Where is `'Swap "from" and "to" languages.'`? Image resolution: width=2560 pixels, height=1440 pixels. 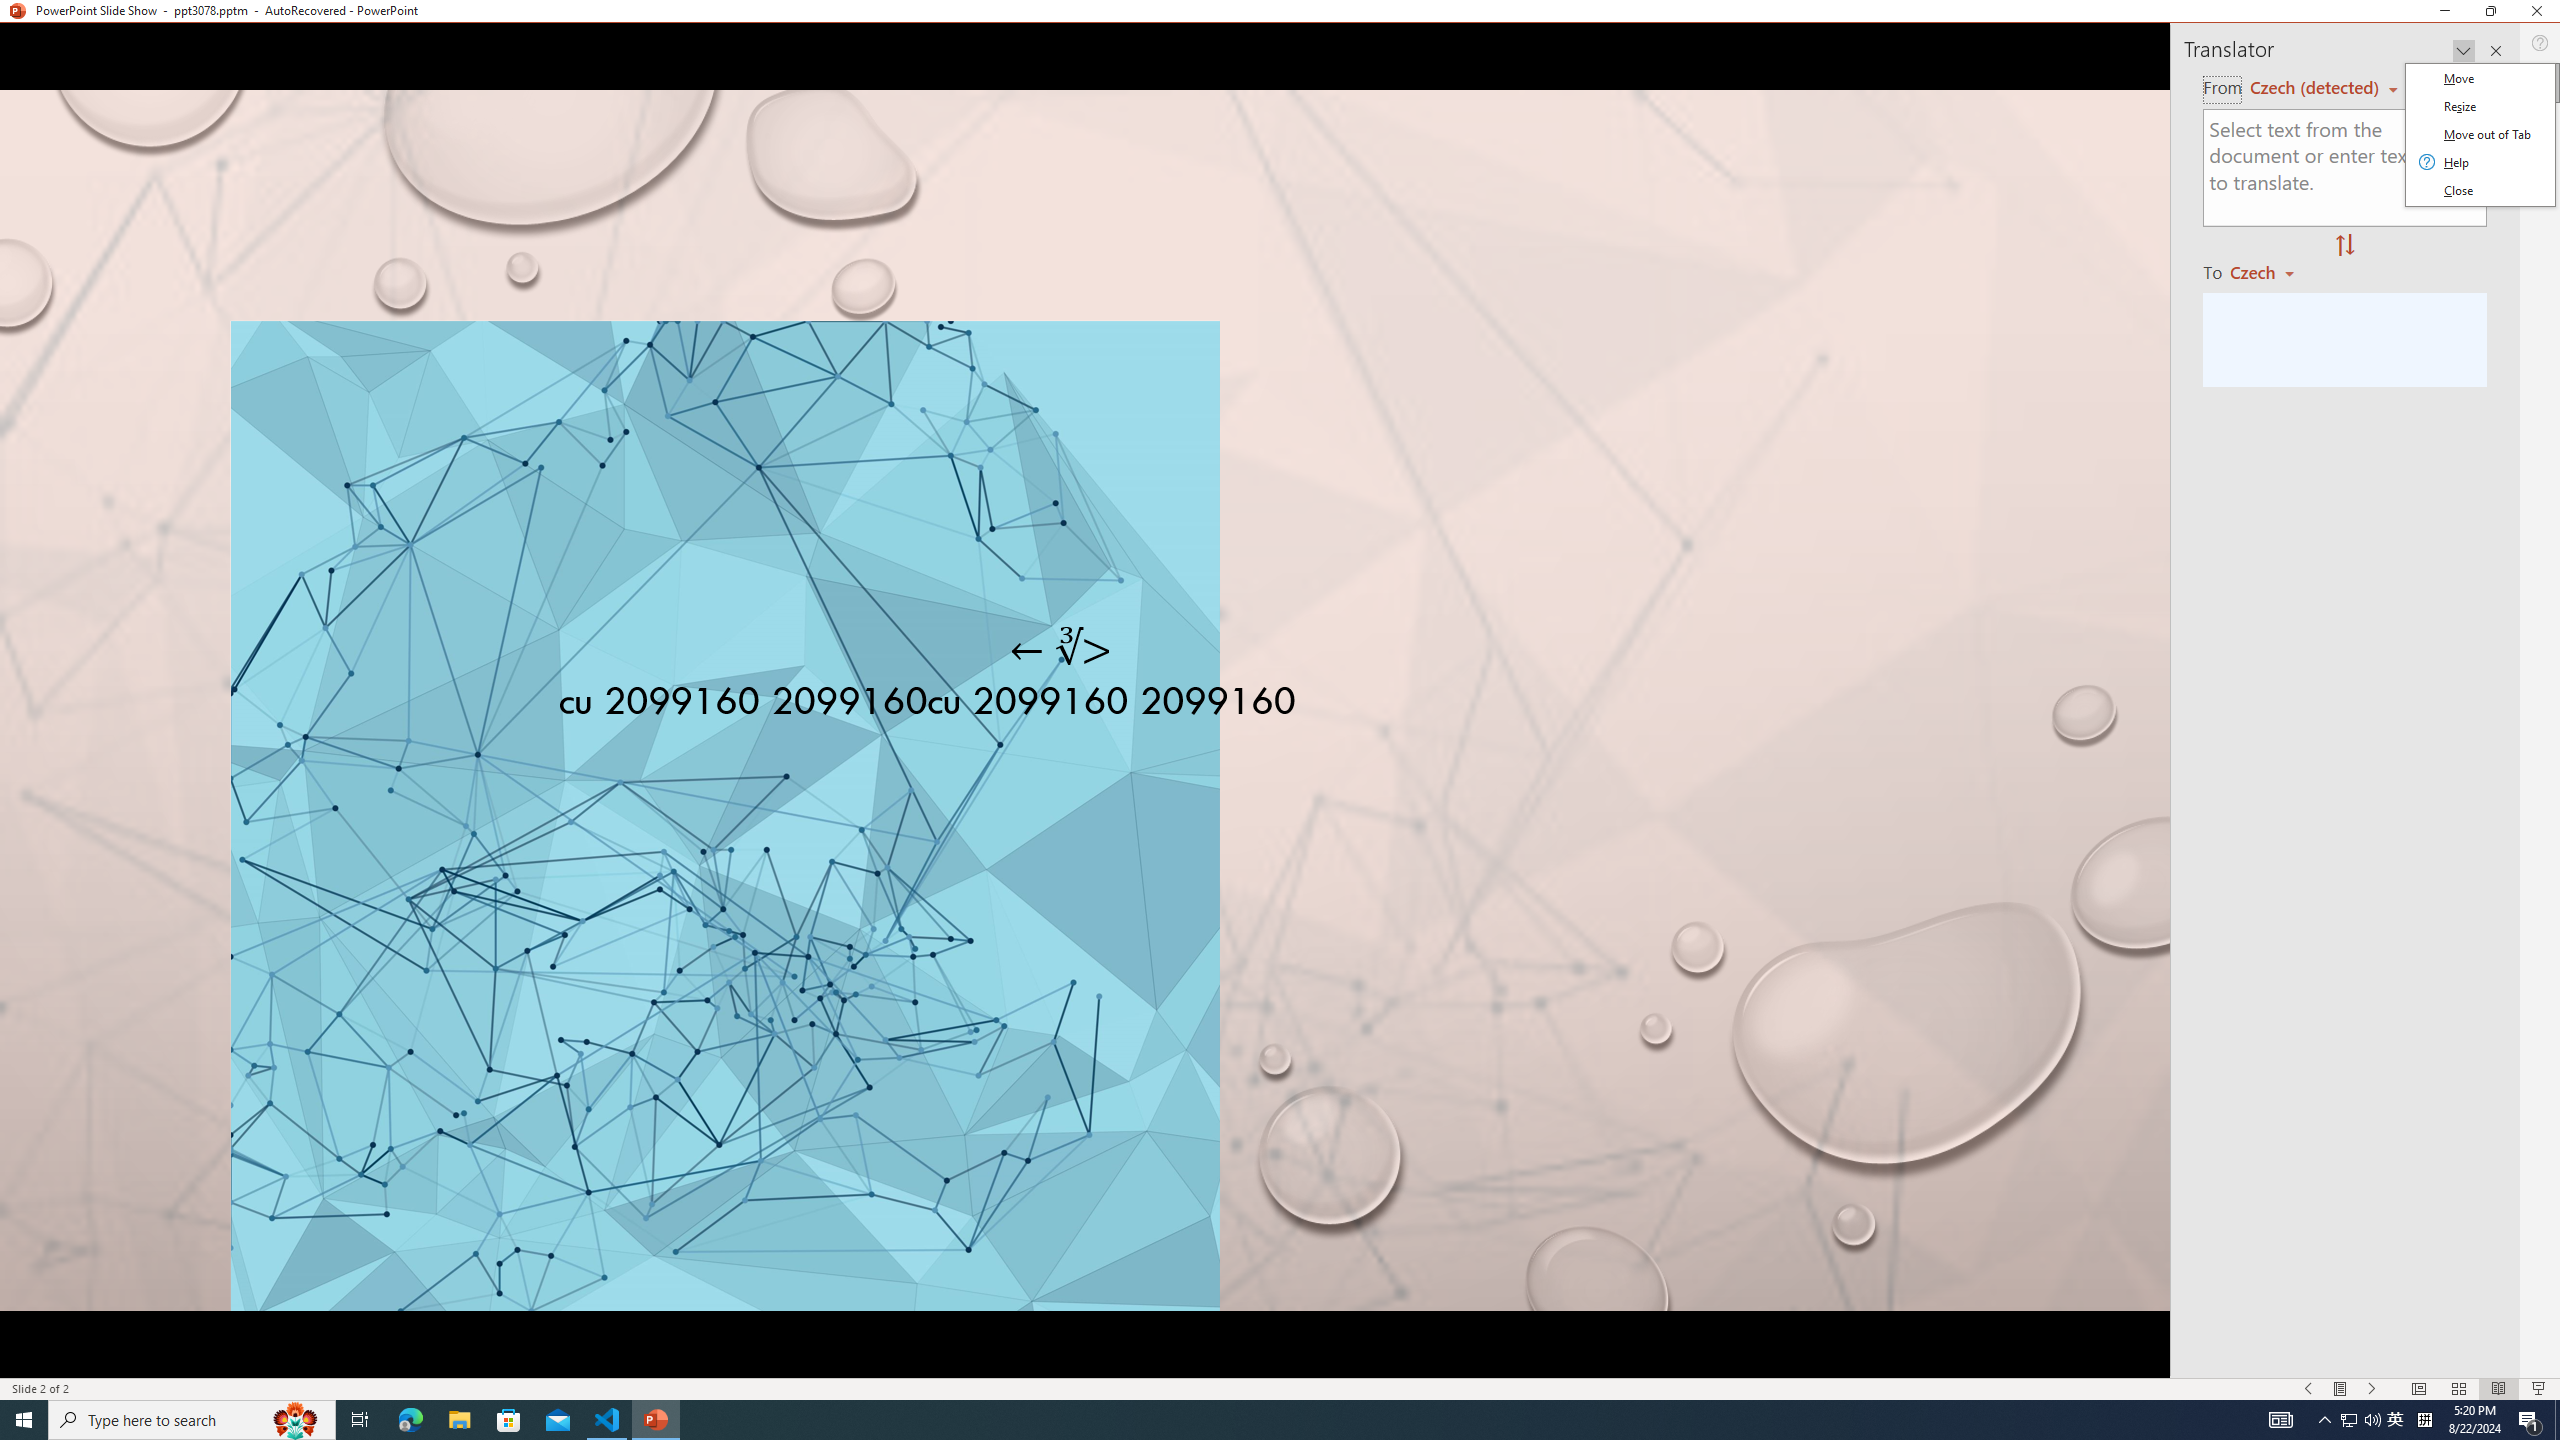 'Swap "from" and "to" languages.' is located at coordinates (2343, 245).